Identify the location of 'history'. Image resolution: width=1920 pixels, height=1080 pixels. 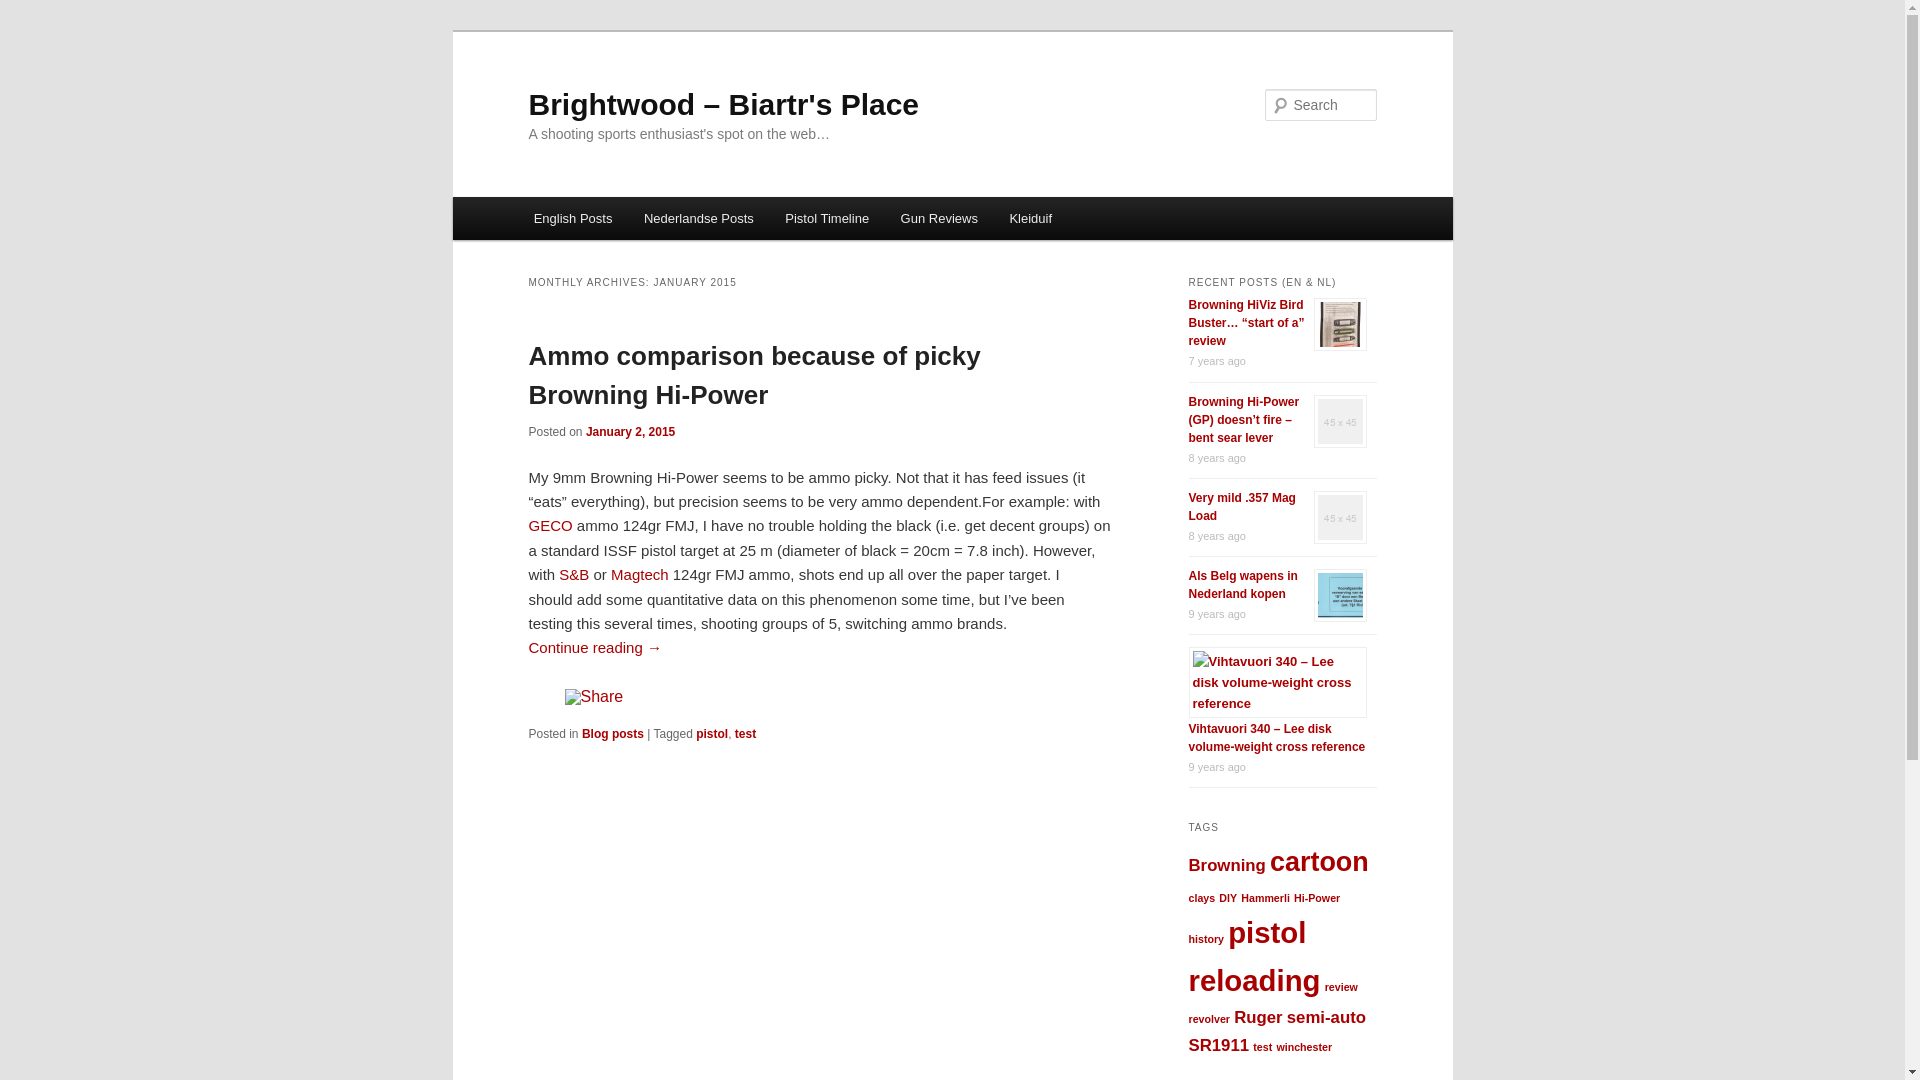
(1204, 938).